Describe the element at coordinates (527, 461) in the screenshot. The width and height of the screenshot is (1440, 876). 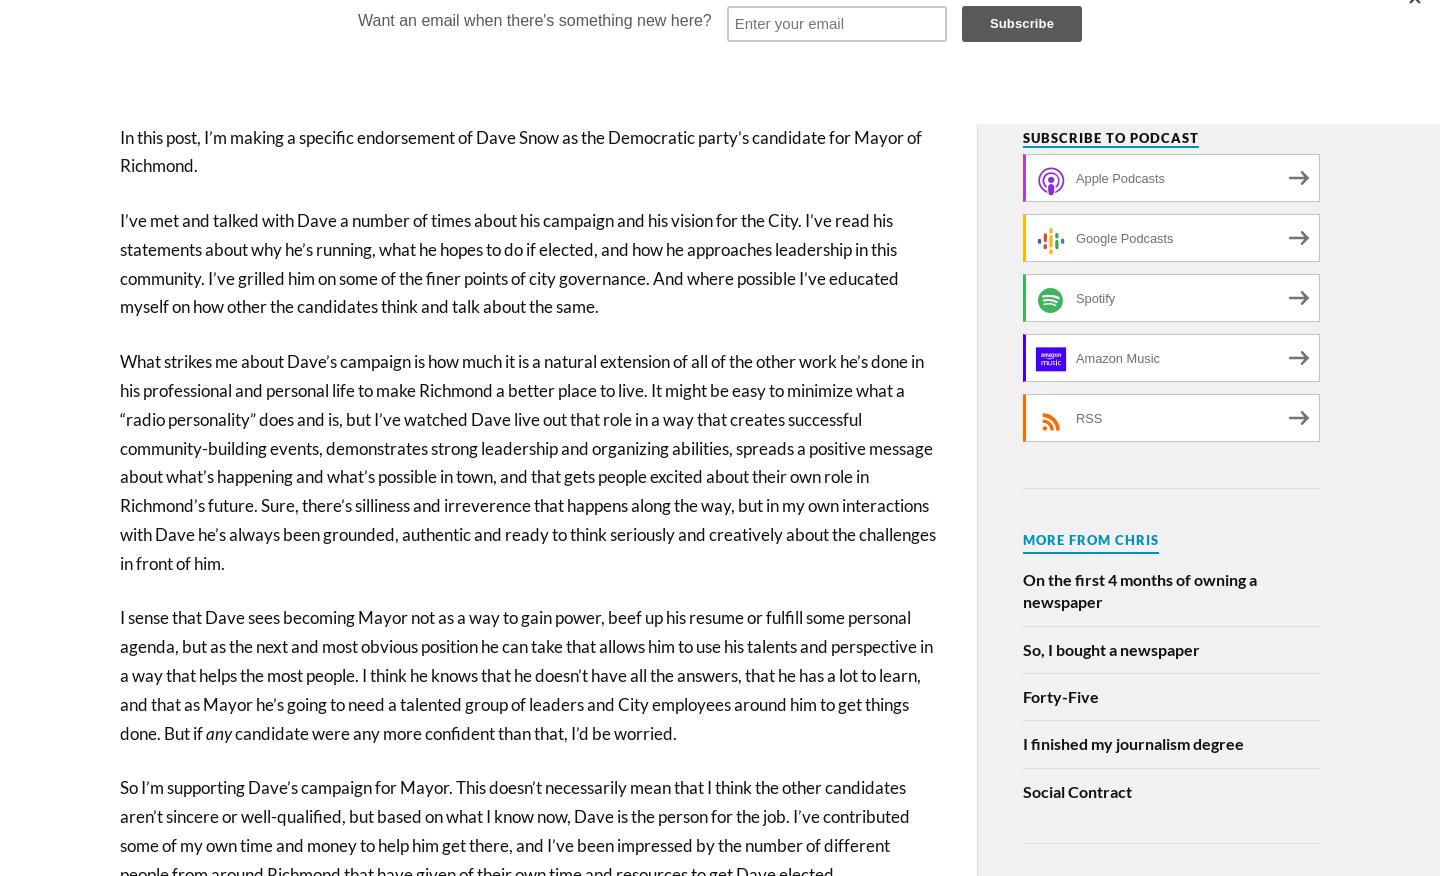
I see `'What strikes me about Dave’s campaign is how much it is a natural extension of all of the other work he’s done in his professional and personal life to make Richmond a better place to live. It might be easy to minimize what a “radio personality” does and is, but I’ve watched Dave live out that role in a way that creates successful community-building events, demonstrates strong leadership and organizing abilities, spreads a positive message about what’s happening and what’s possible in town, and that gets people excited about their own role in Richmond’s future. Sure, there’s silliness and irreverence that happens along the way, but in my own interactions with Dave he’s always been grounded, authentic and ready to think seriously and creatively about the challenges in front of him.'` at that location.